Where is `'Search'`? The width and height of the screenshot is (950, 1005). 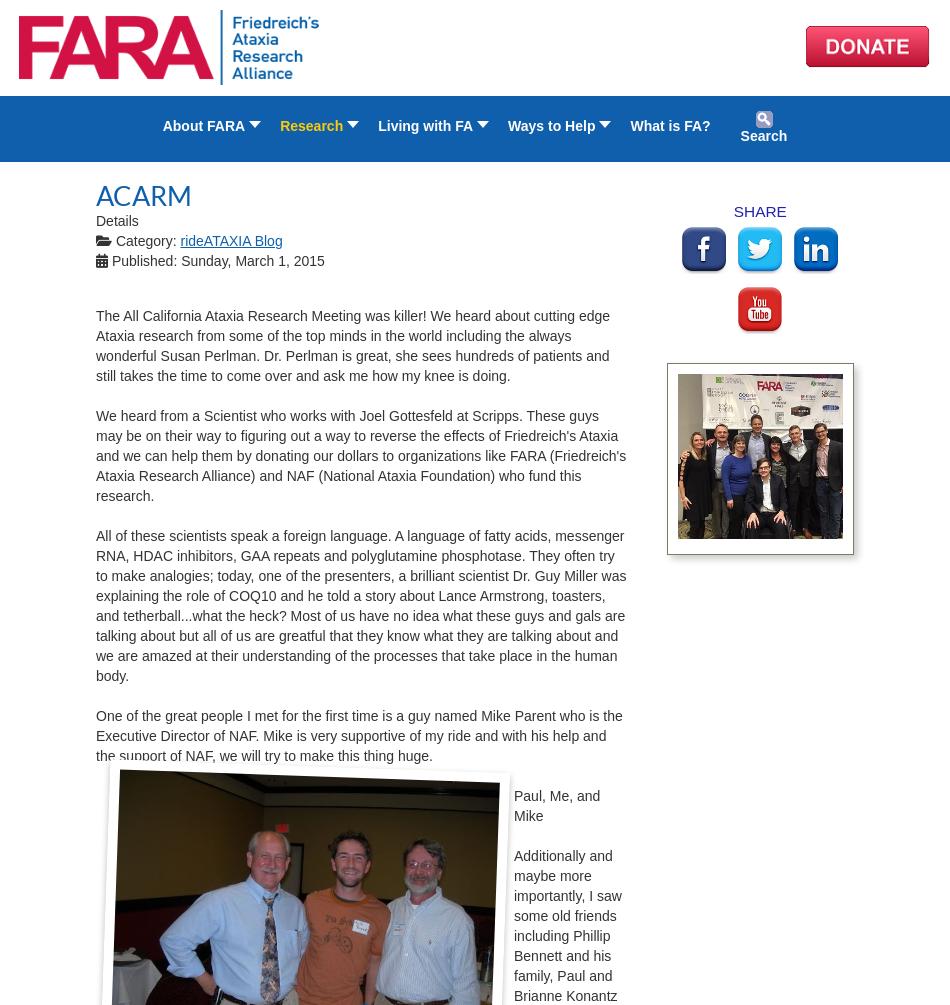
'Search' is located at coordinates (762, 135).